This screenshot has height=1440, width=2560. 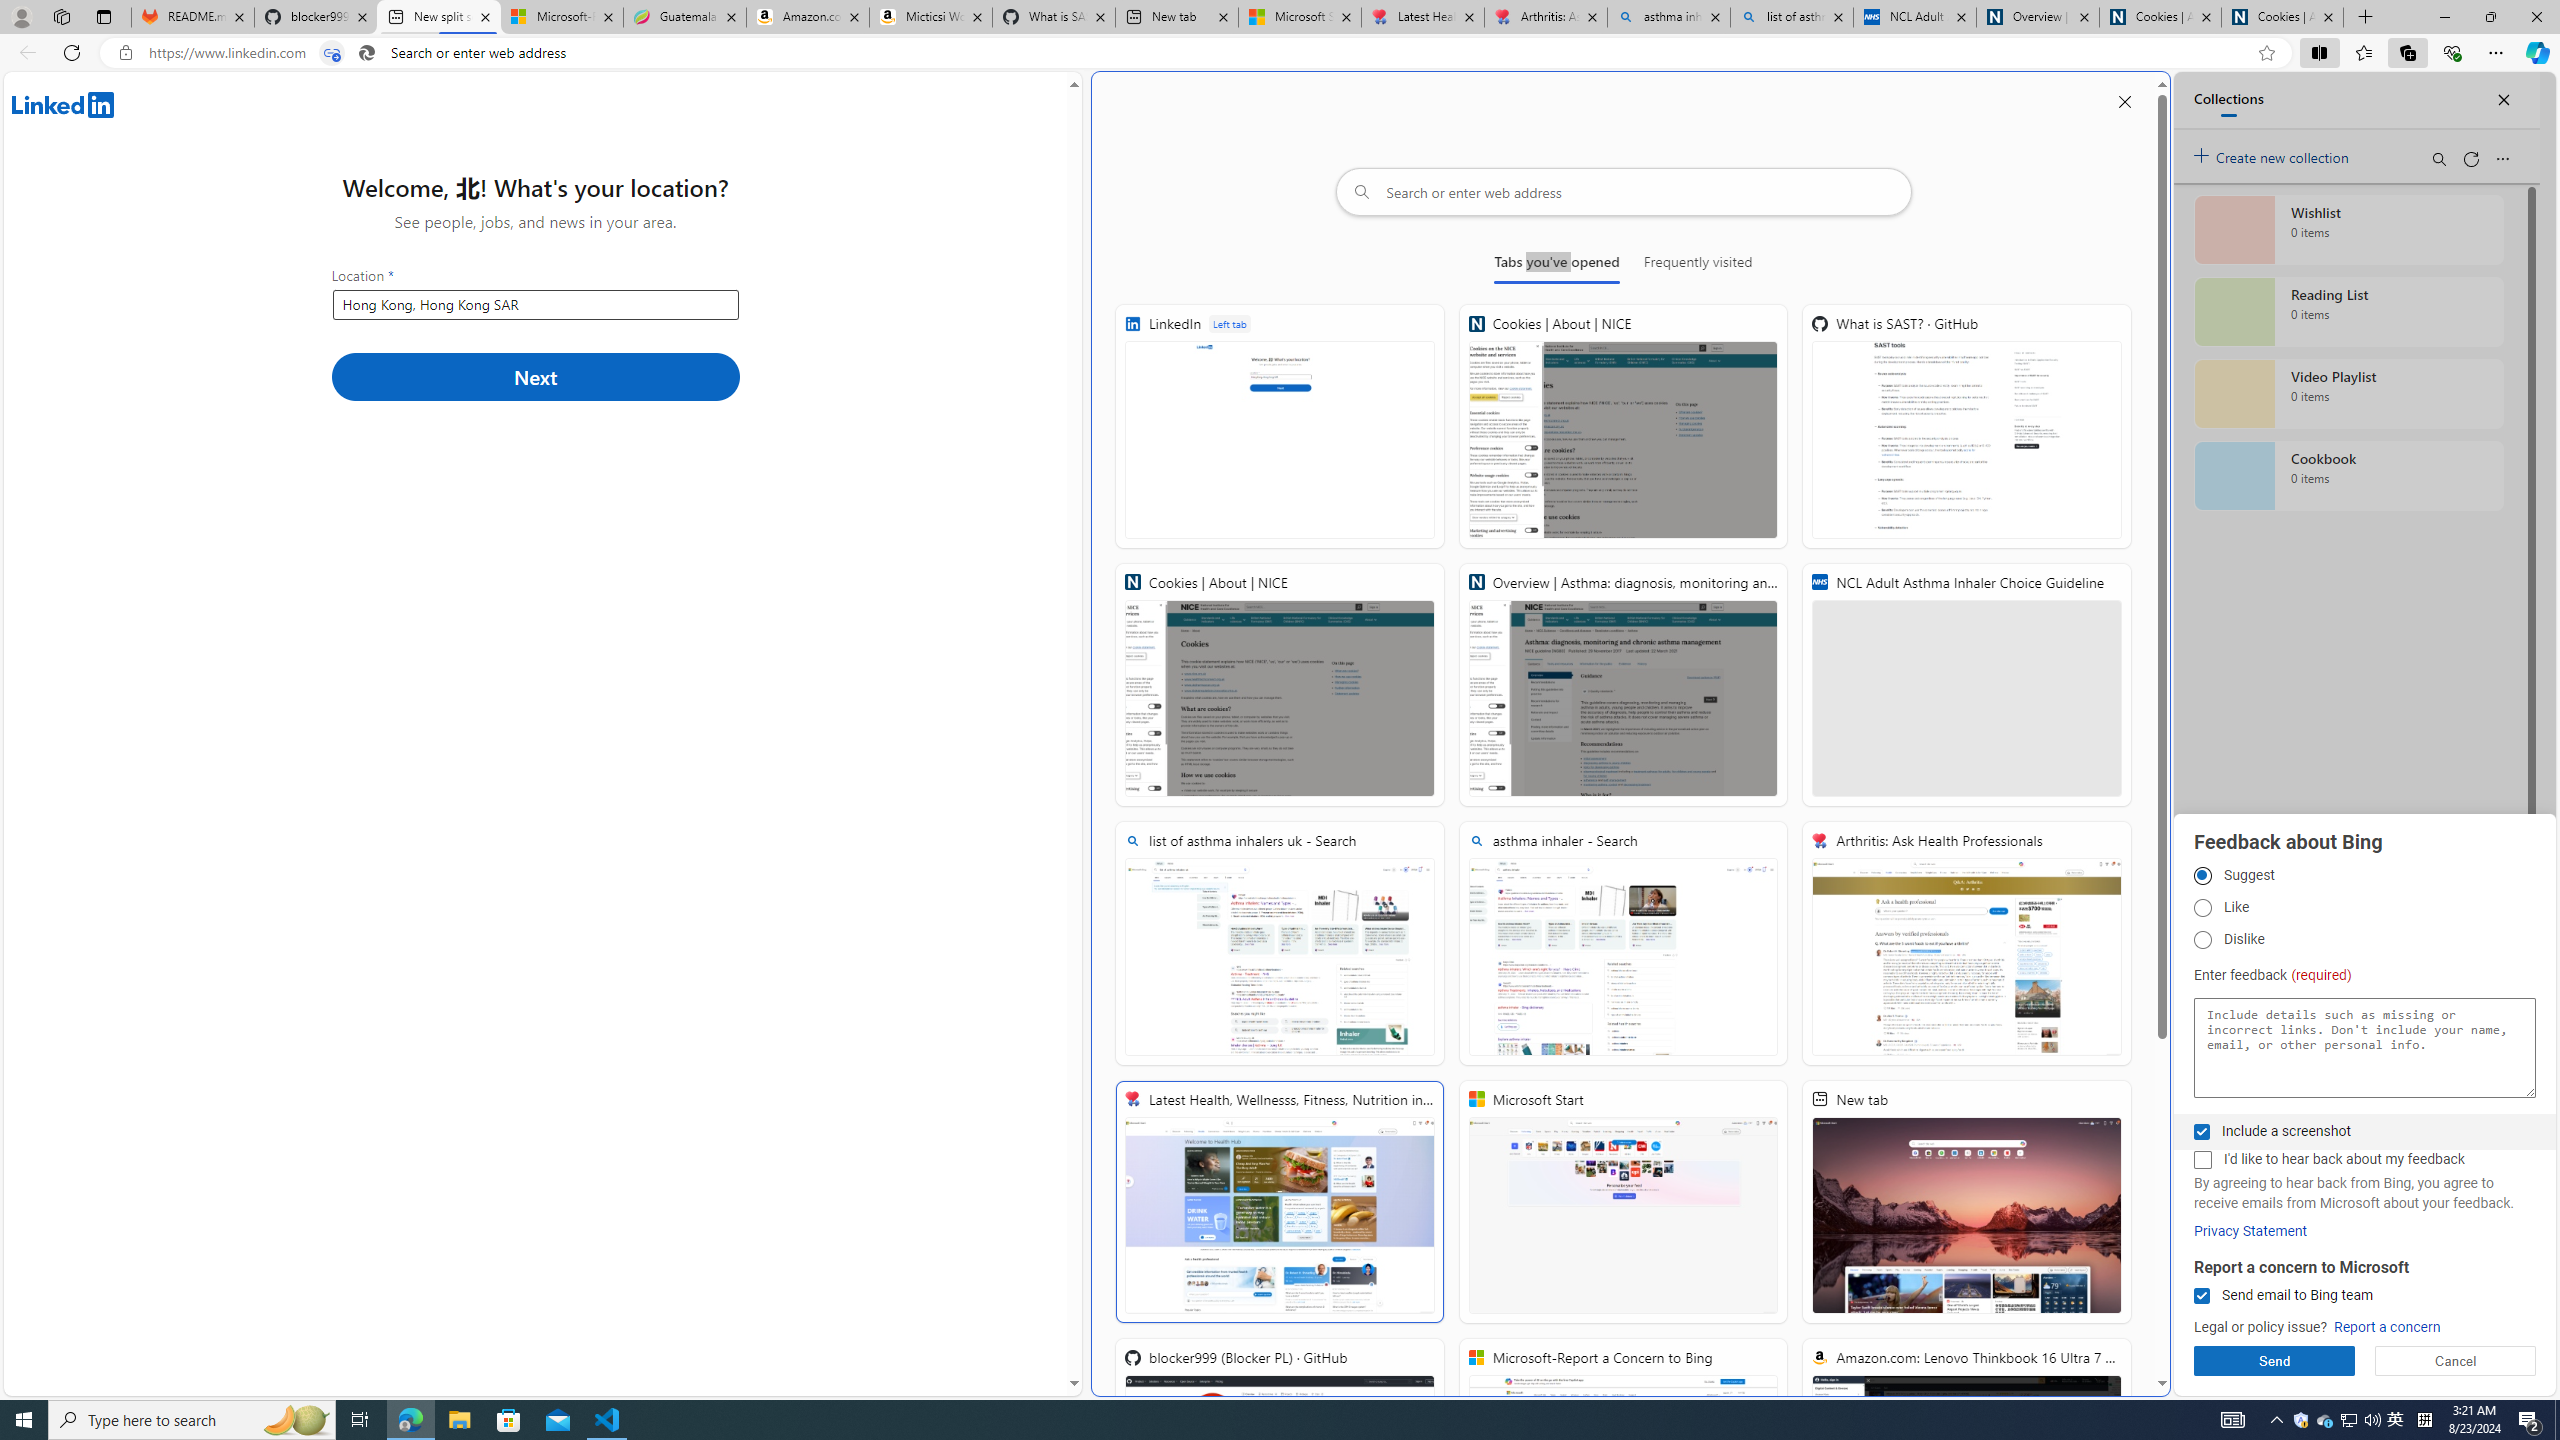 What do you see at coordinates (2388, 1326) in the screenshot?
I see `'Report a concern'` at bounding box center [2388, 1326].